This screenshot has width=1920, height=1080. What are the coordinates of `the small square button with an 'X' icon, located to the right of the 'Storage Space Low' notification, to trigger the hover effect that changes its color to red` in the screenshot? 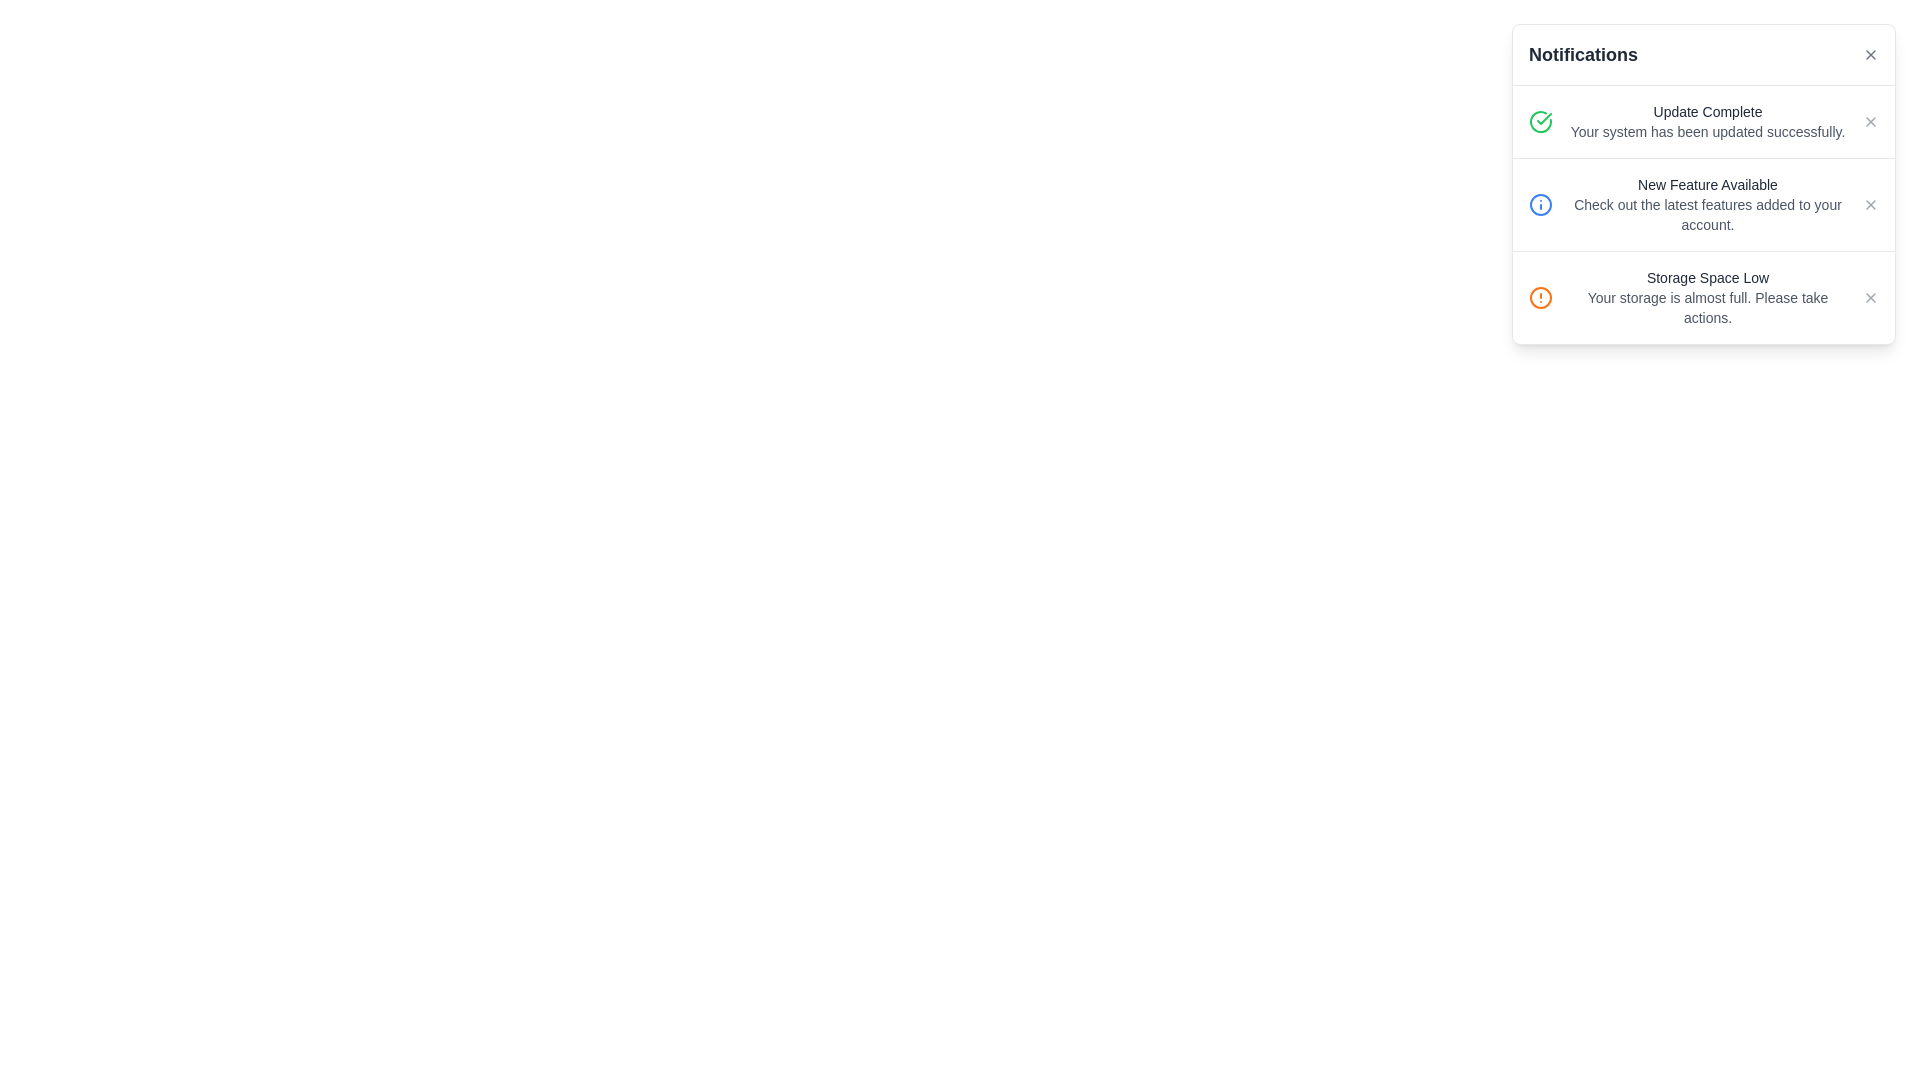 It's located at (1870, 297).